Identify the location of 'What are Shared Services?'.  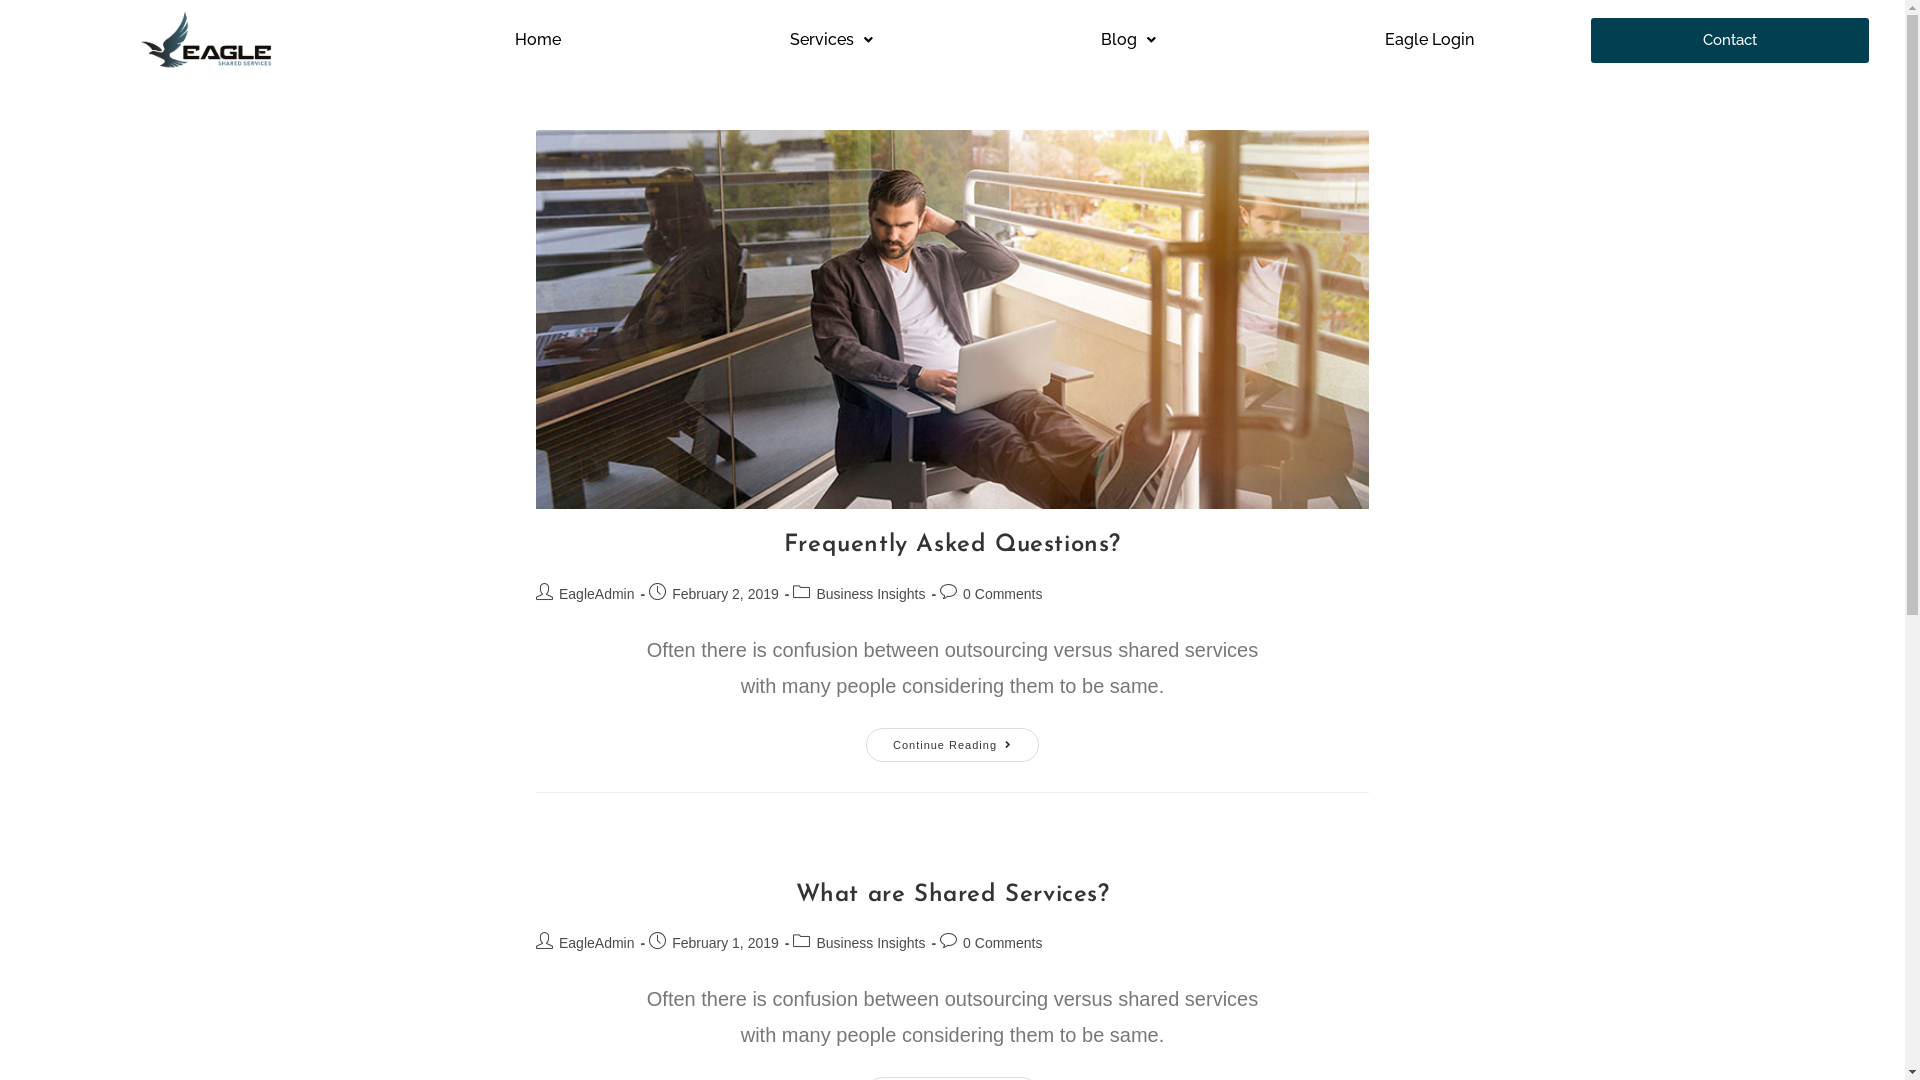
(952, 893).